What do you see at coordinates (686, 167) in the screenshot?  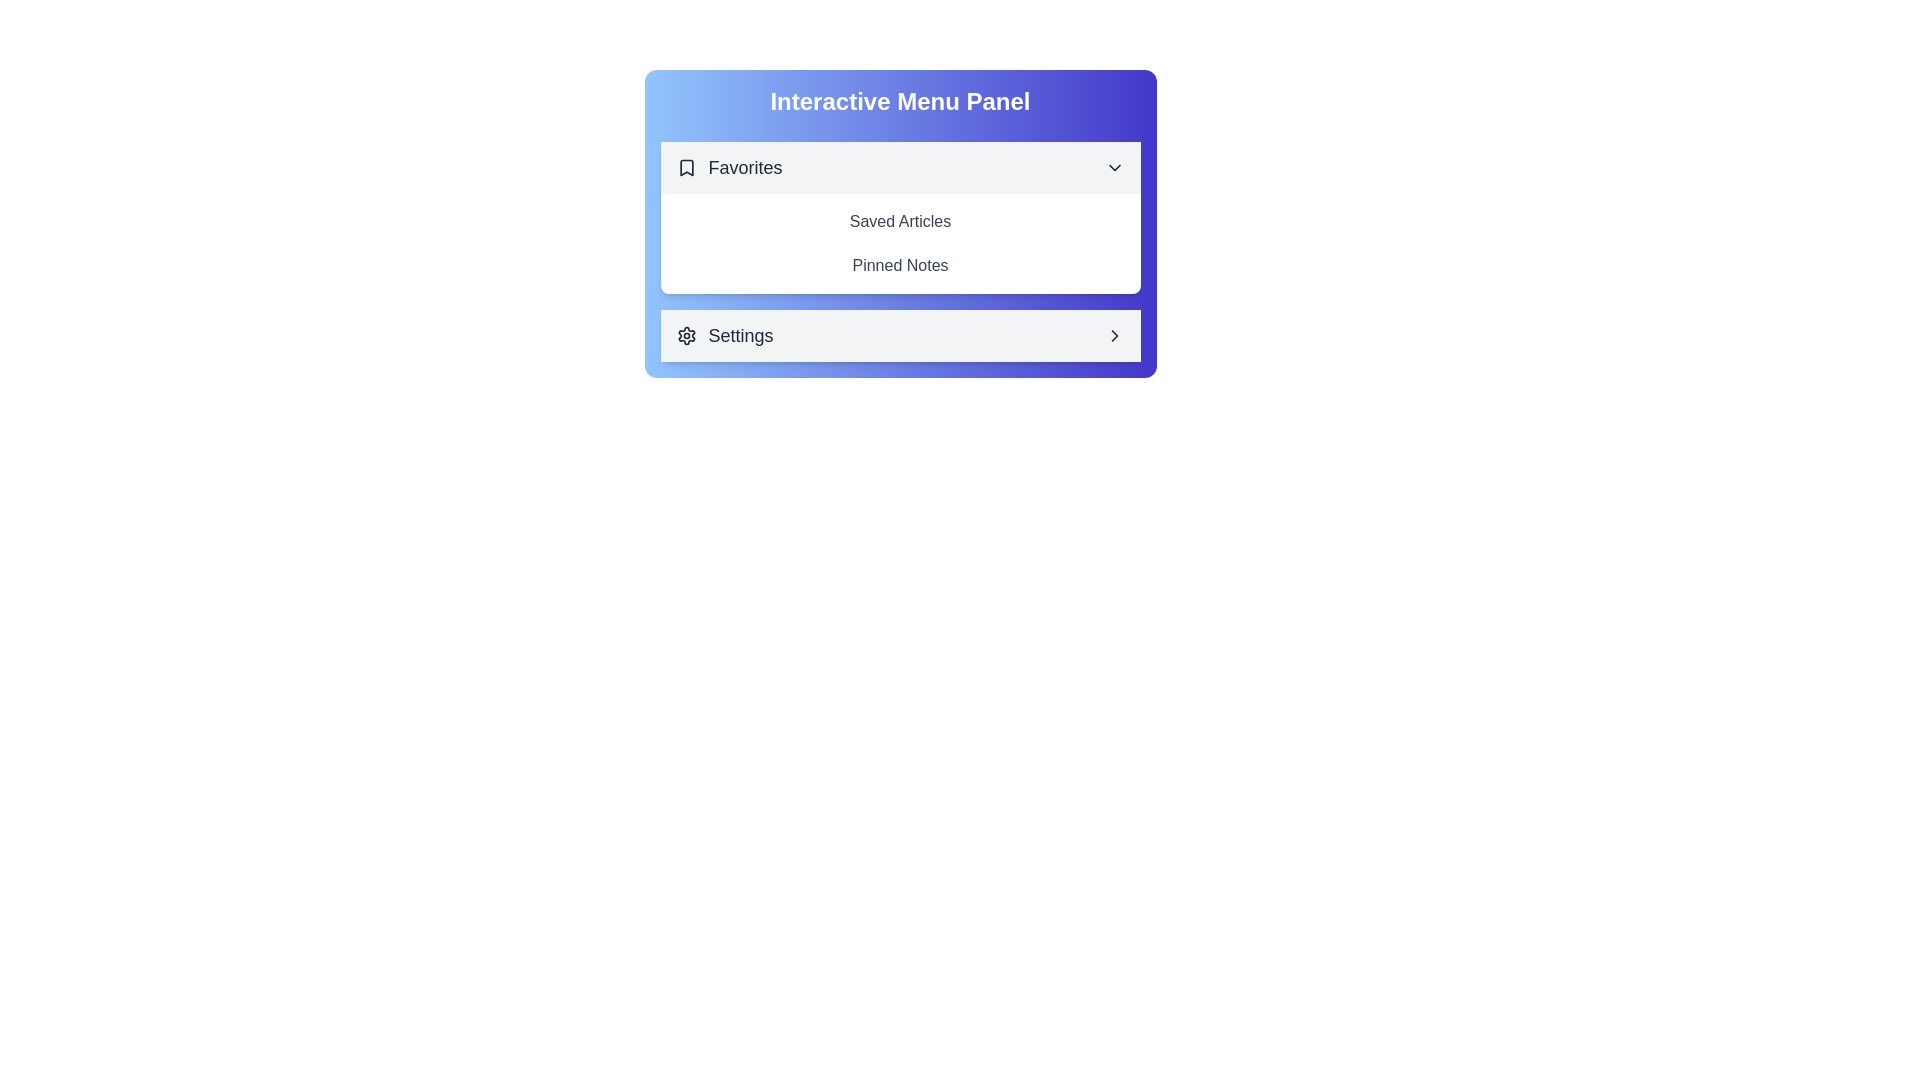 I see `the icon next to the section title Favorites to toggle its visibility` at bounding box center [686, 167].